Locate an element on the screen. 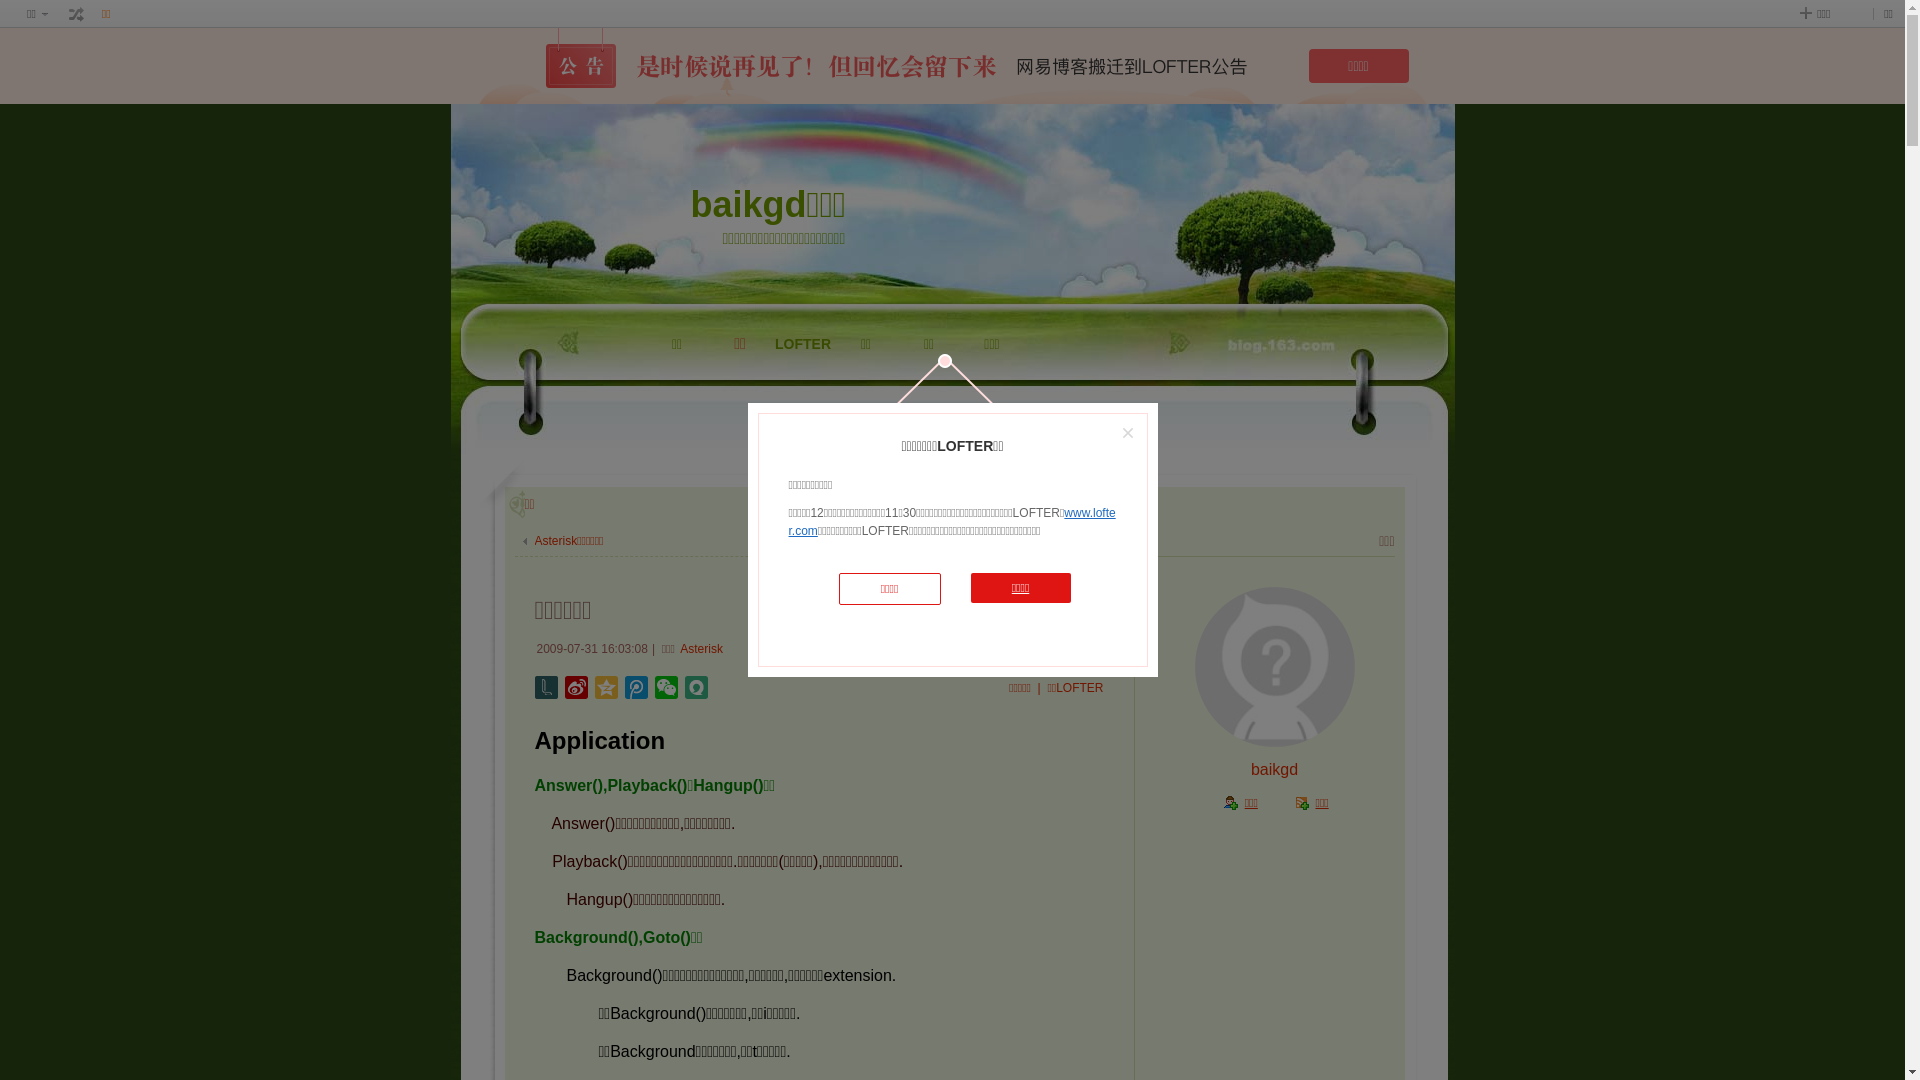  ' ' is located at coordinates (76, 14).